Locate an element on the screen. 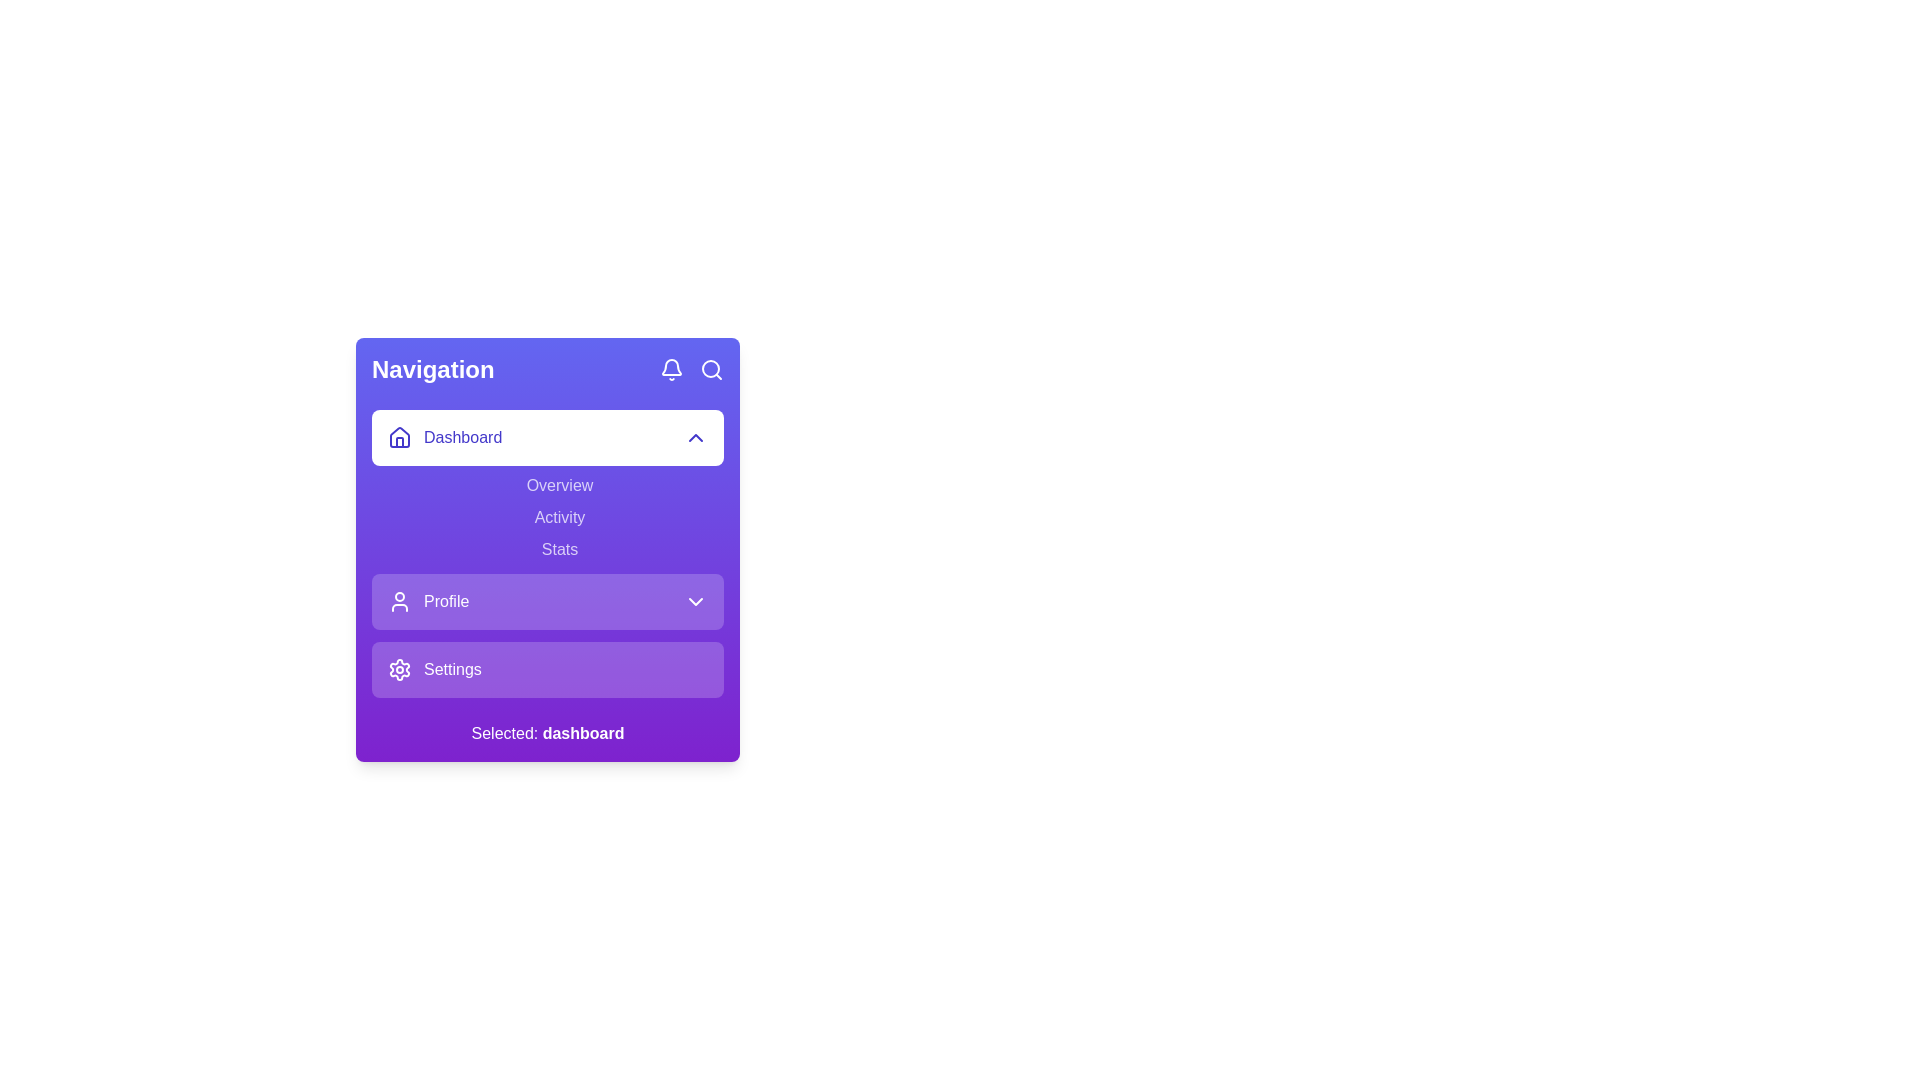 This screenshot has width=1920, height=1080. the 'Overview' text label in the navigation menu is located at coordinates (560, 486).